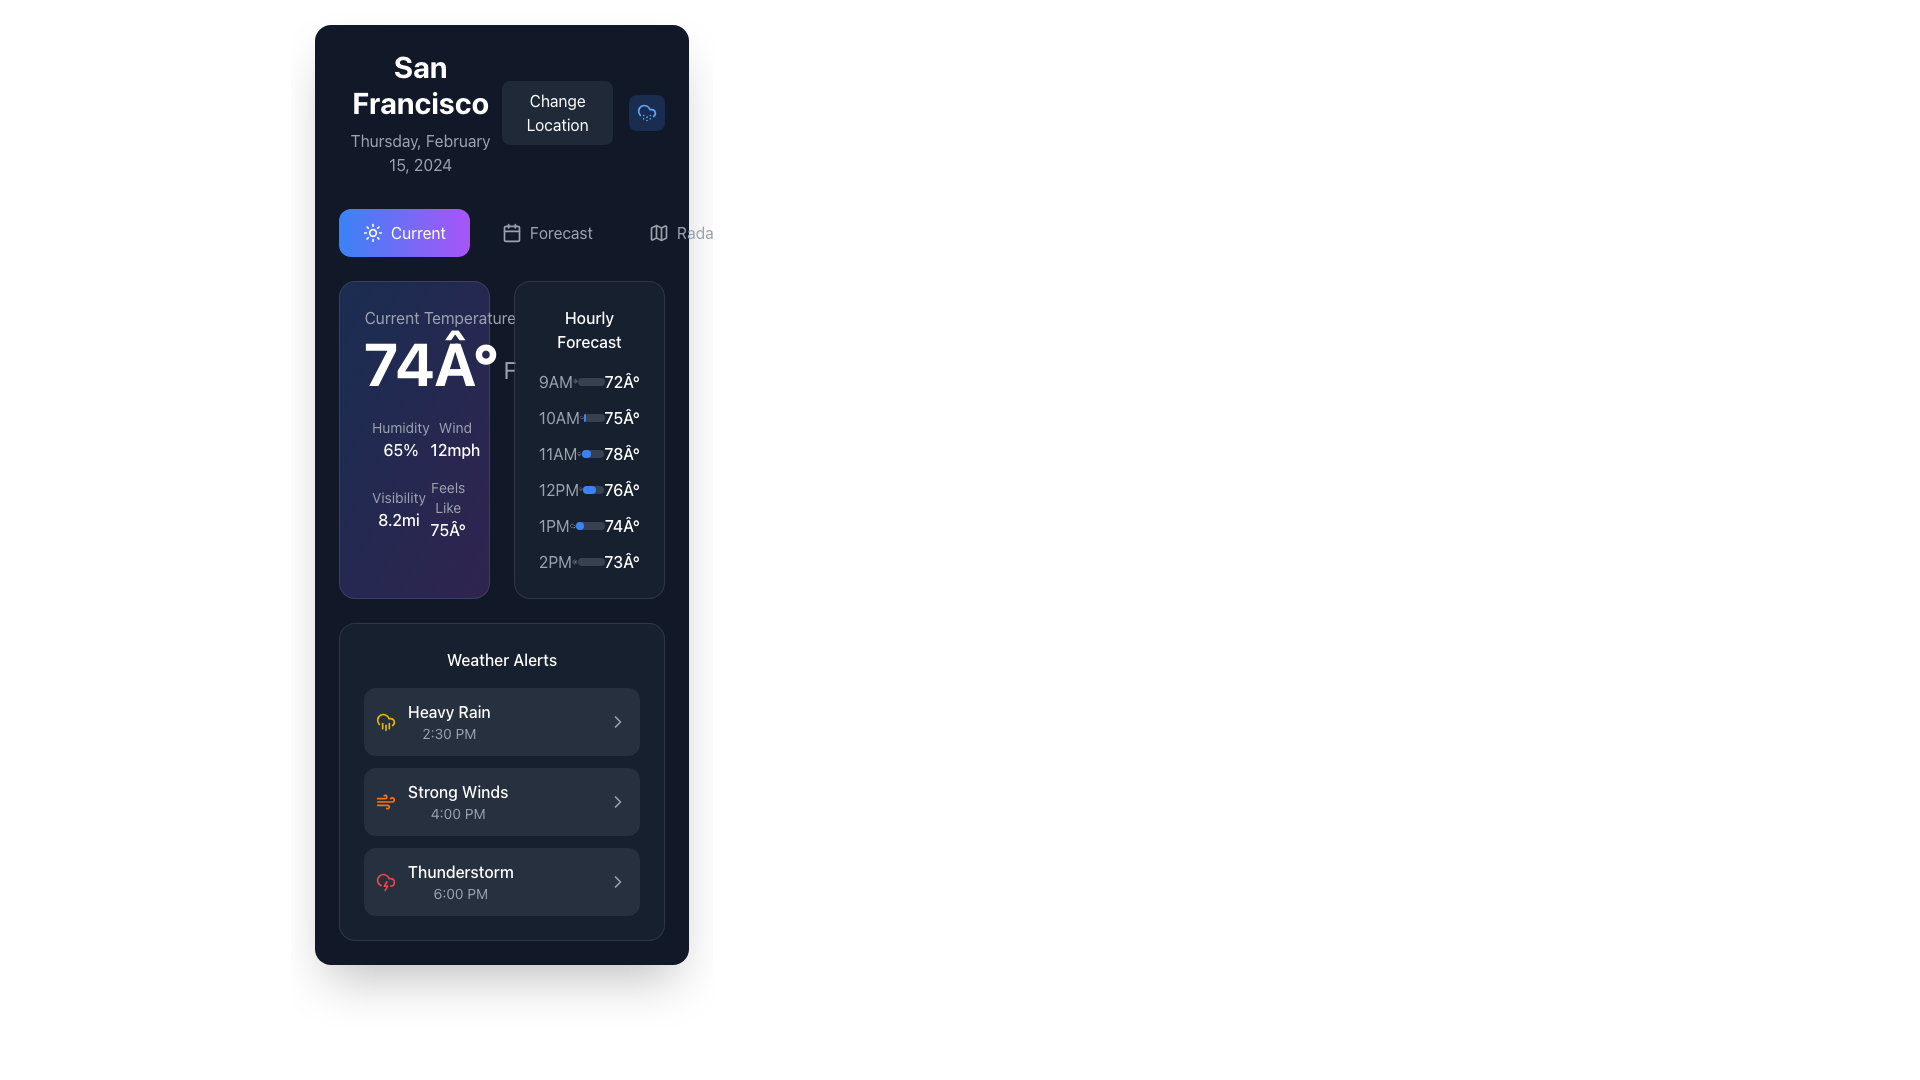 The height and width of the screenshot is (1080, 1920). I want to click on progress bar located in the hourly forecast section, which visually indicates the progression of an attribute such as temperature, situated centrally with '9AM' on the left and '72°' on the right, so click(590, 381).